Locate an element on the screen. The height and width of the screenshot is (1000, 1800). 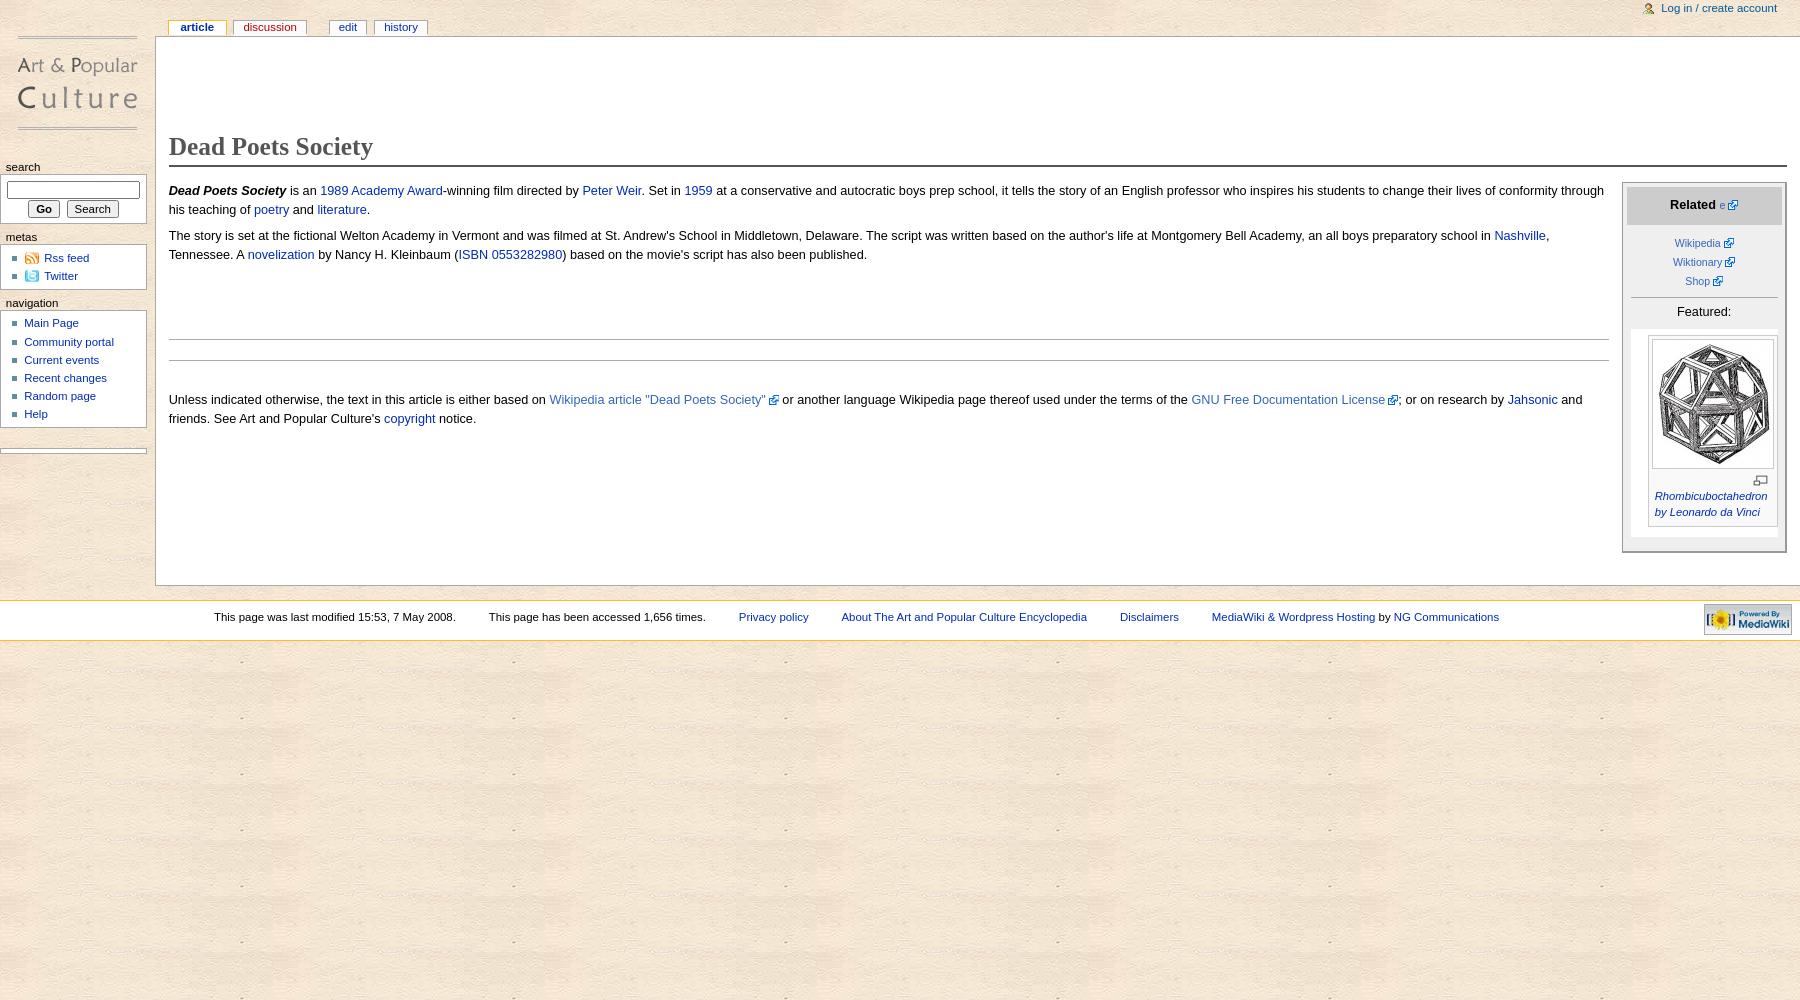
'in' is located at coordinates (724, 234).